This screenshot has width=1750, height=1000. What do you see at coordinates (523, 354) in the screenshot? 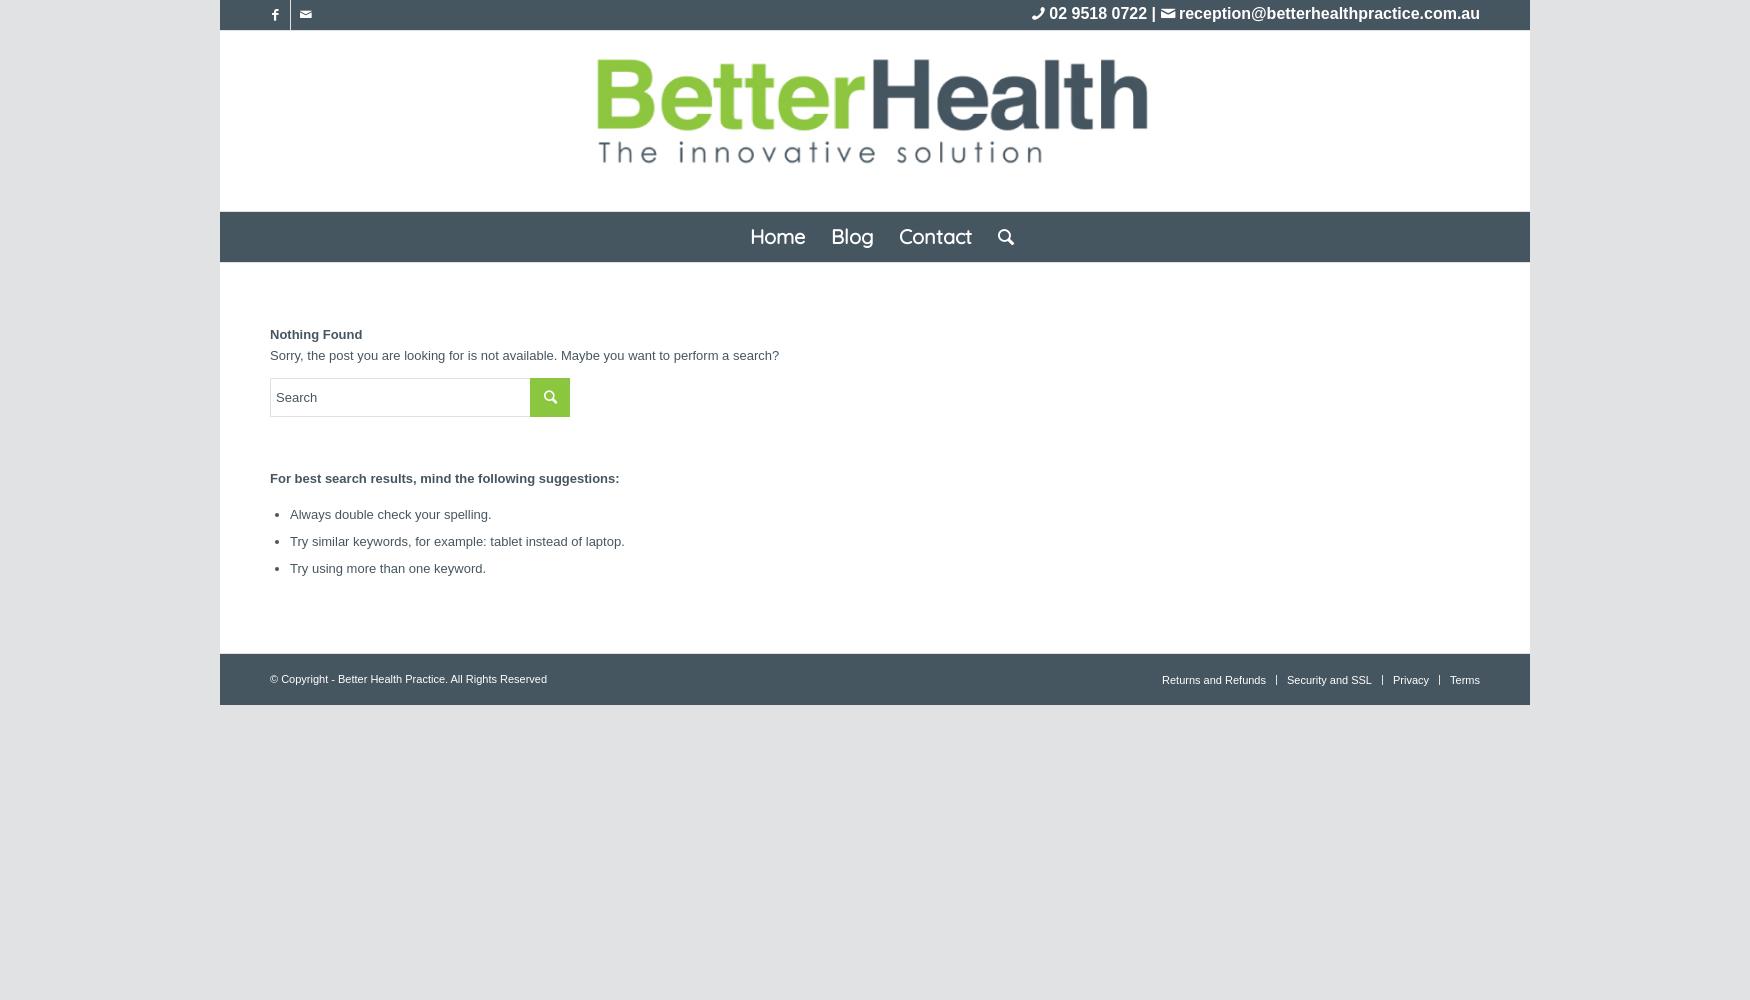
I see `'Sorry, the post you are looking for is not available. Maybe you want to perform a search?'` at bounding box center [523, 354].